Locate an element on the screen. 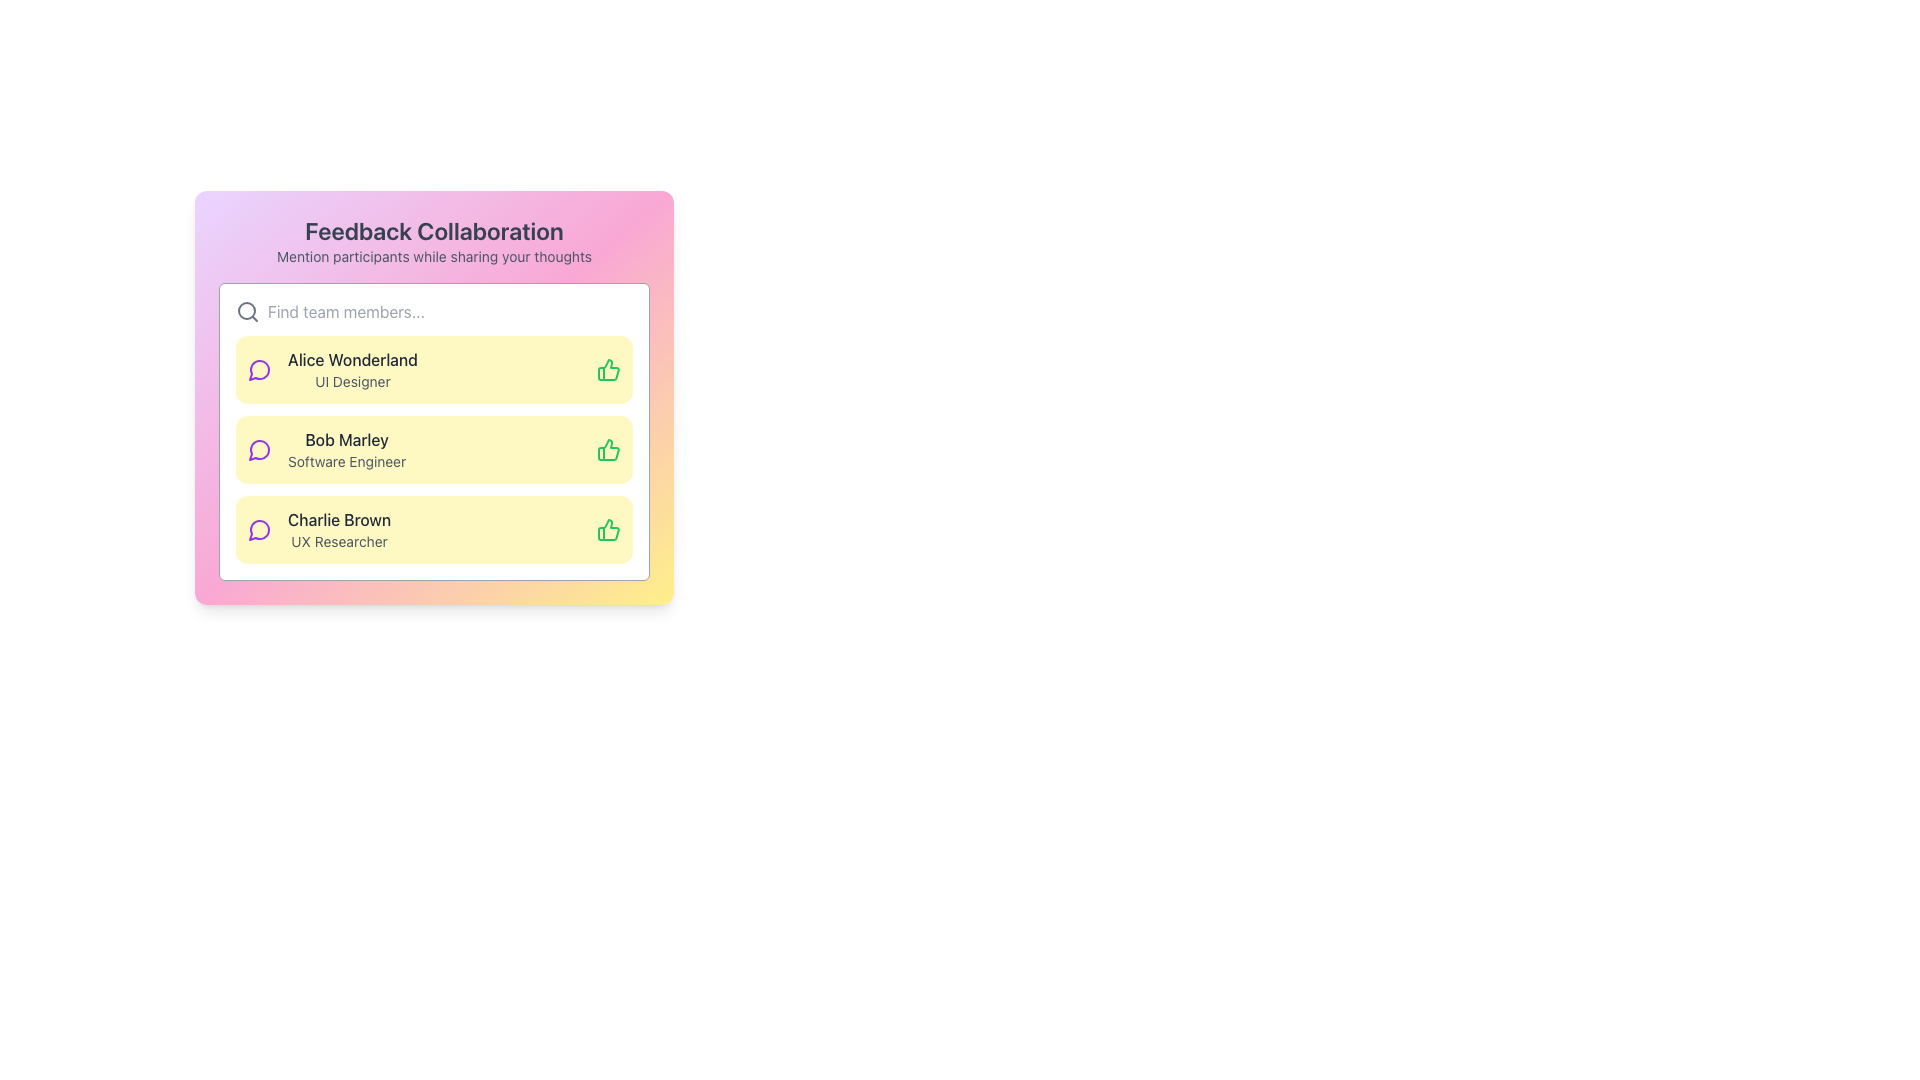  the clickable card entry for 'Bob Marley', which is the second card in a vertical list is located at coordinates (433, 431).